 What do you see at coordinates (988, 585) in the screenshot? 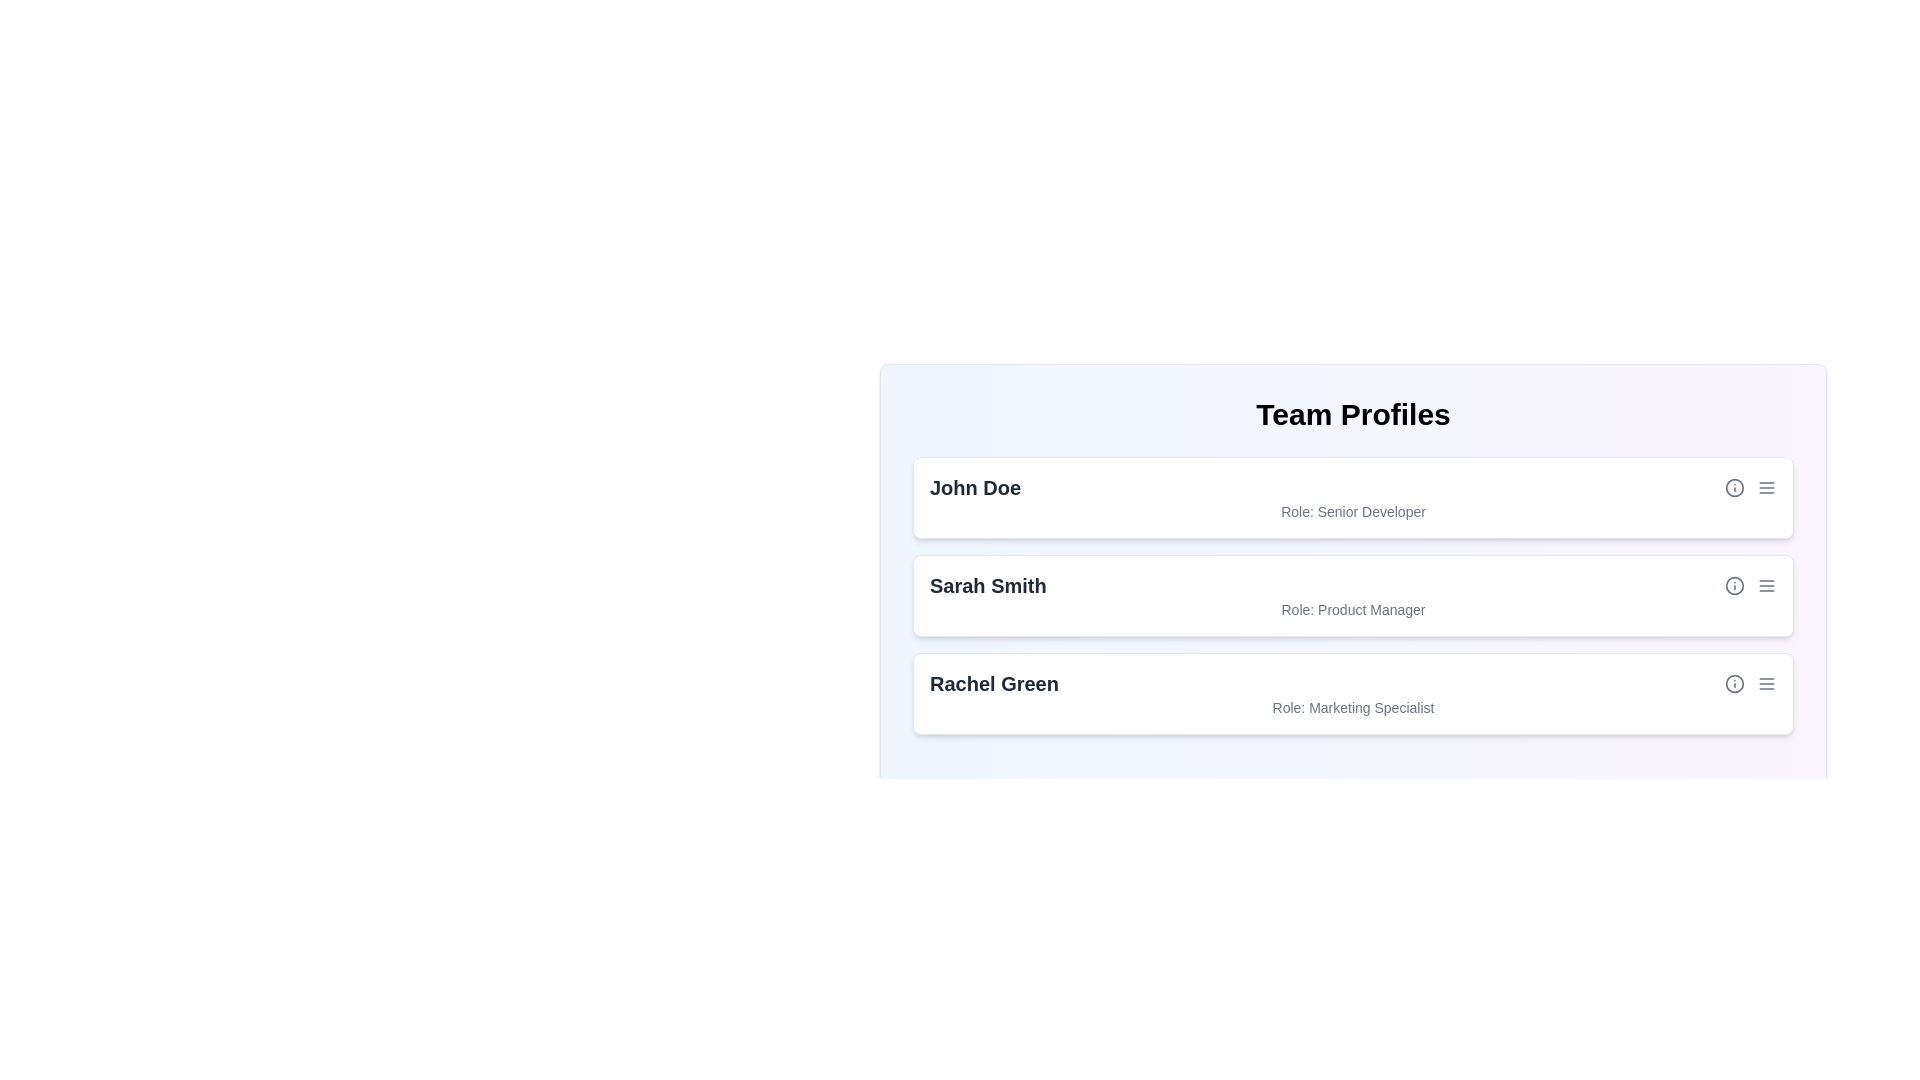
I see `the text label displaying 'Sarah Smith' in bold dark gray font, located in the 'Team Profiles' section, if interactive actions are assigned` at bounding box center [988, 585].